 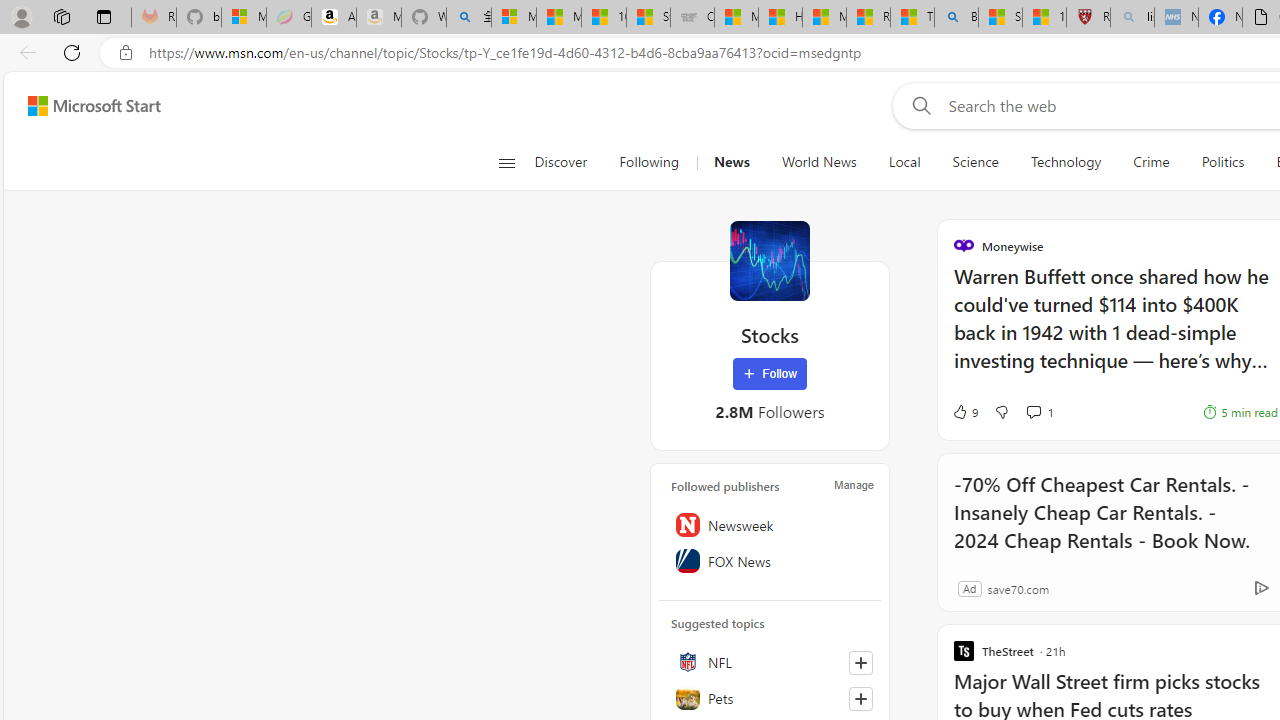 I want to click on 'Microsoft-Report a Concern to Bing', so click(x=242, y=17).